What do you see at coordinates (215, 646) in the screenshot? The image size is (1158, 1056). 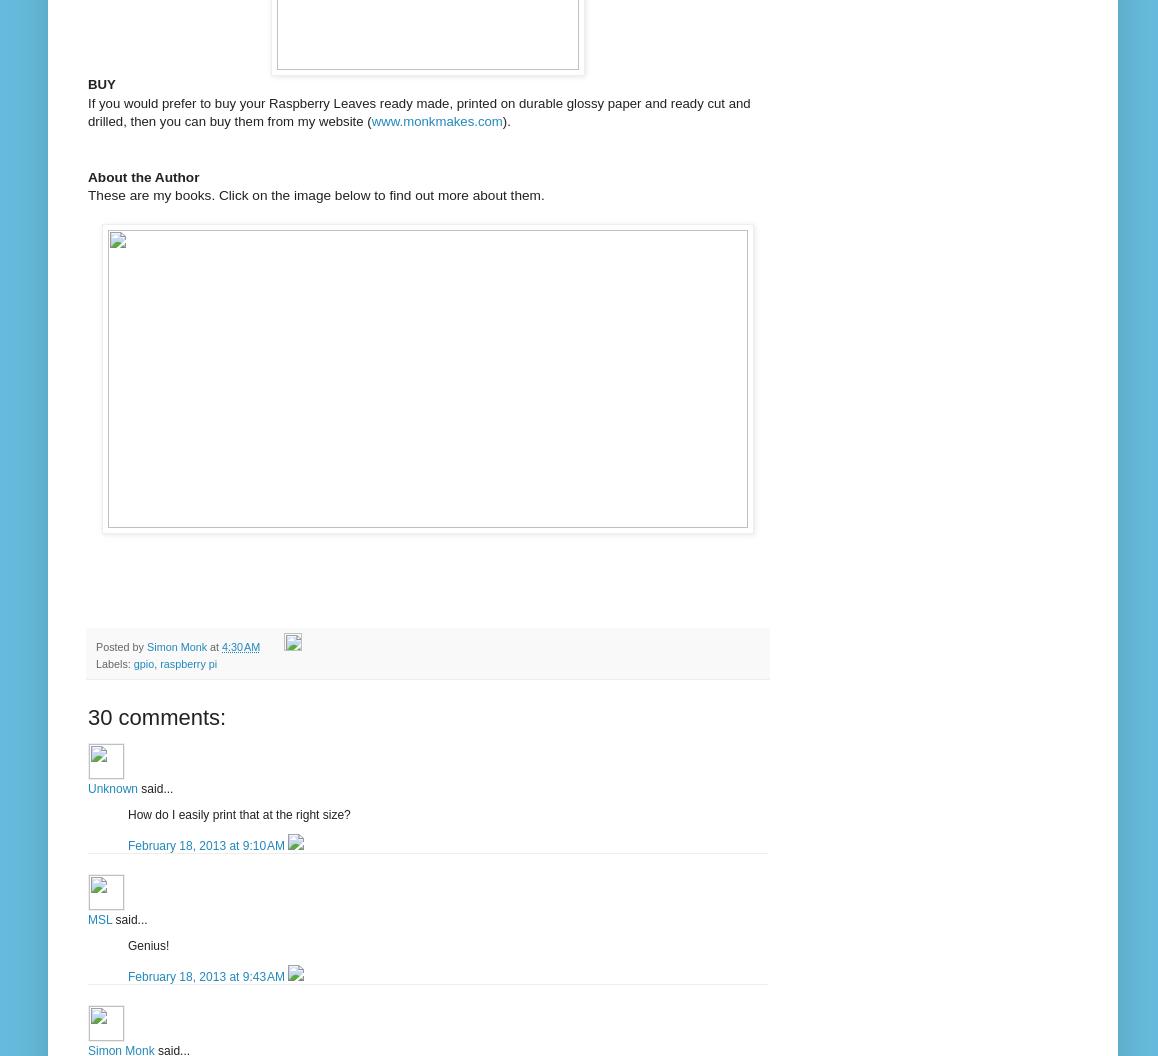 I see `'at'` at bounding box center [215, 646].